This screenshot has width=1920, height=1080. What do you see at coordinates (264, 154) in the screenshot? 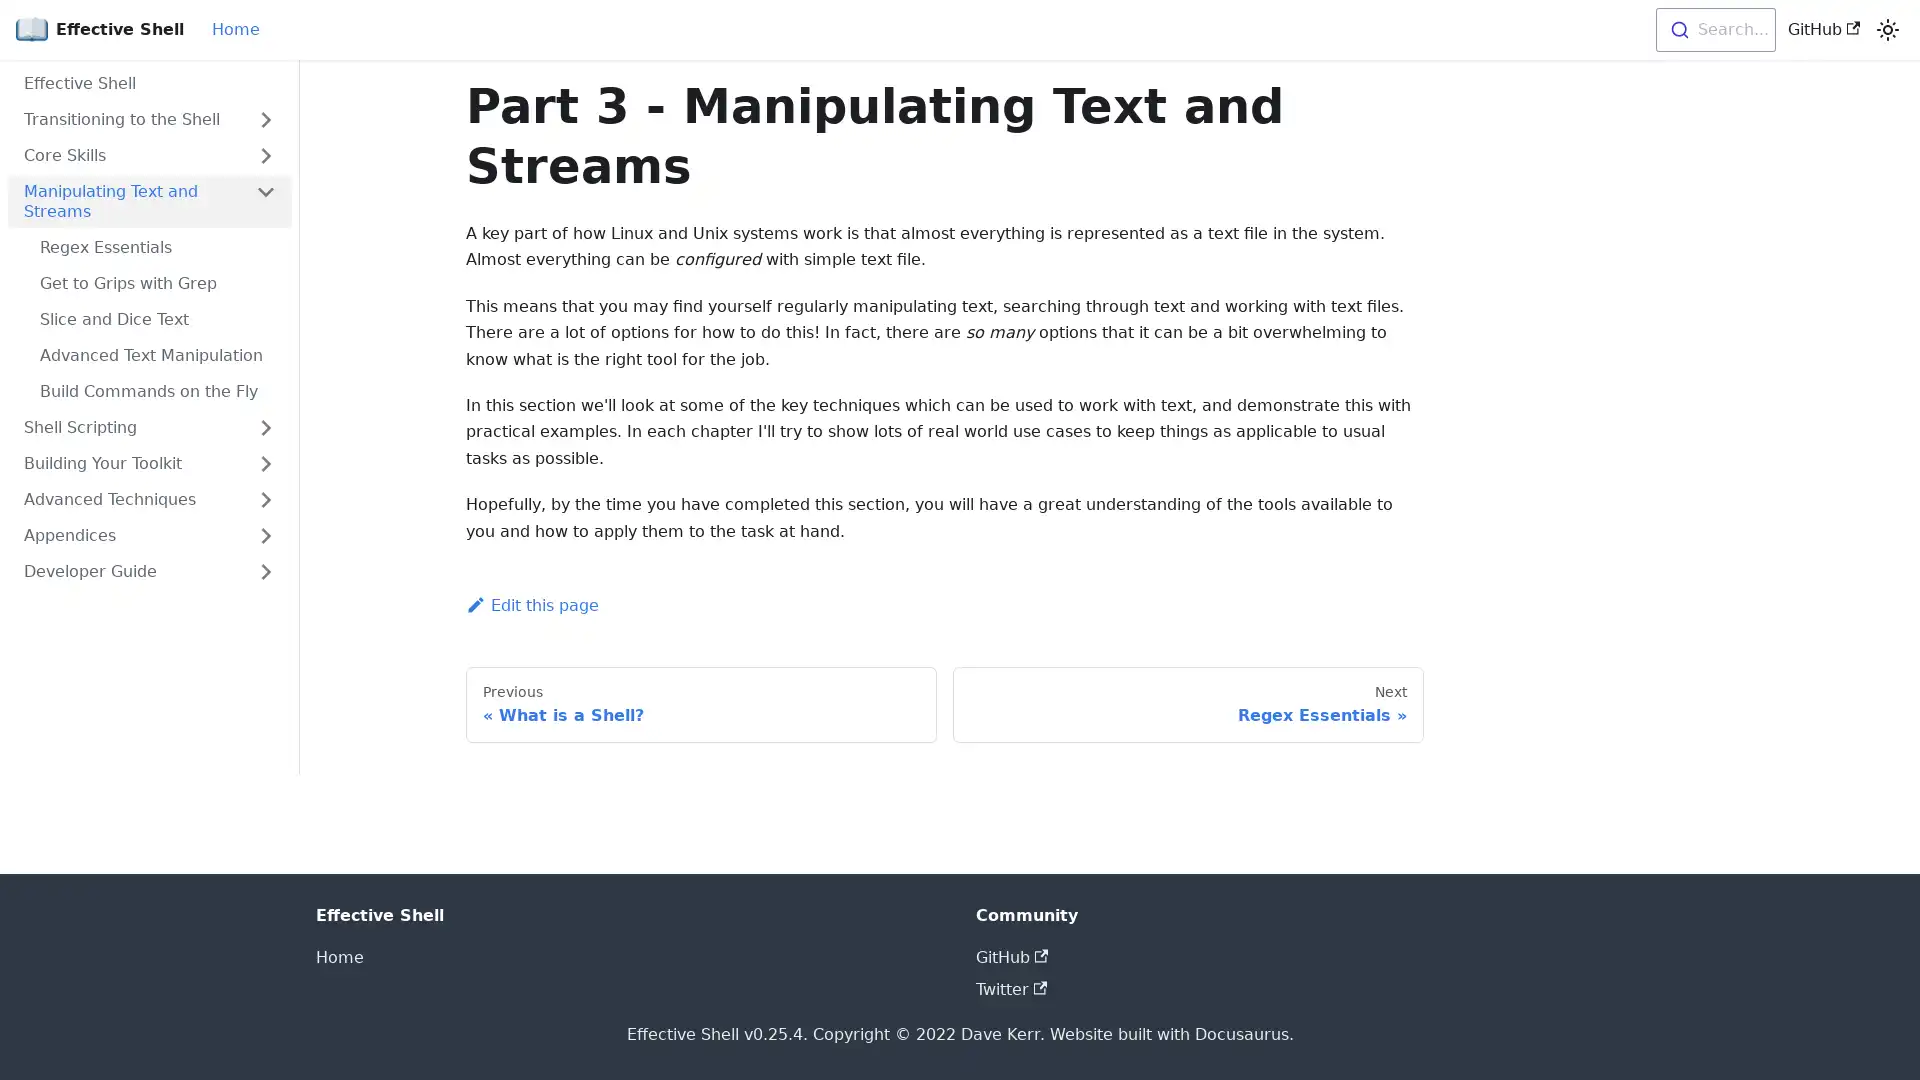
I see `Toggle the collapsible sidebar category 'Core Skills'` at bounding box center [264, 154].